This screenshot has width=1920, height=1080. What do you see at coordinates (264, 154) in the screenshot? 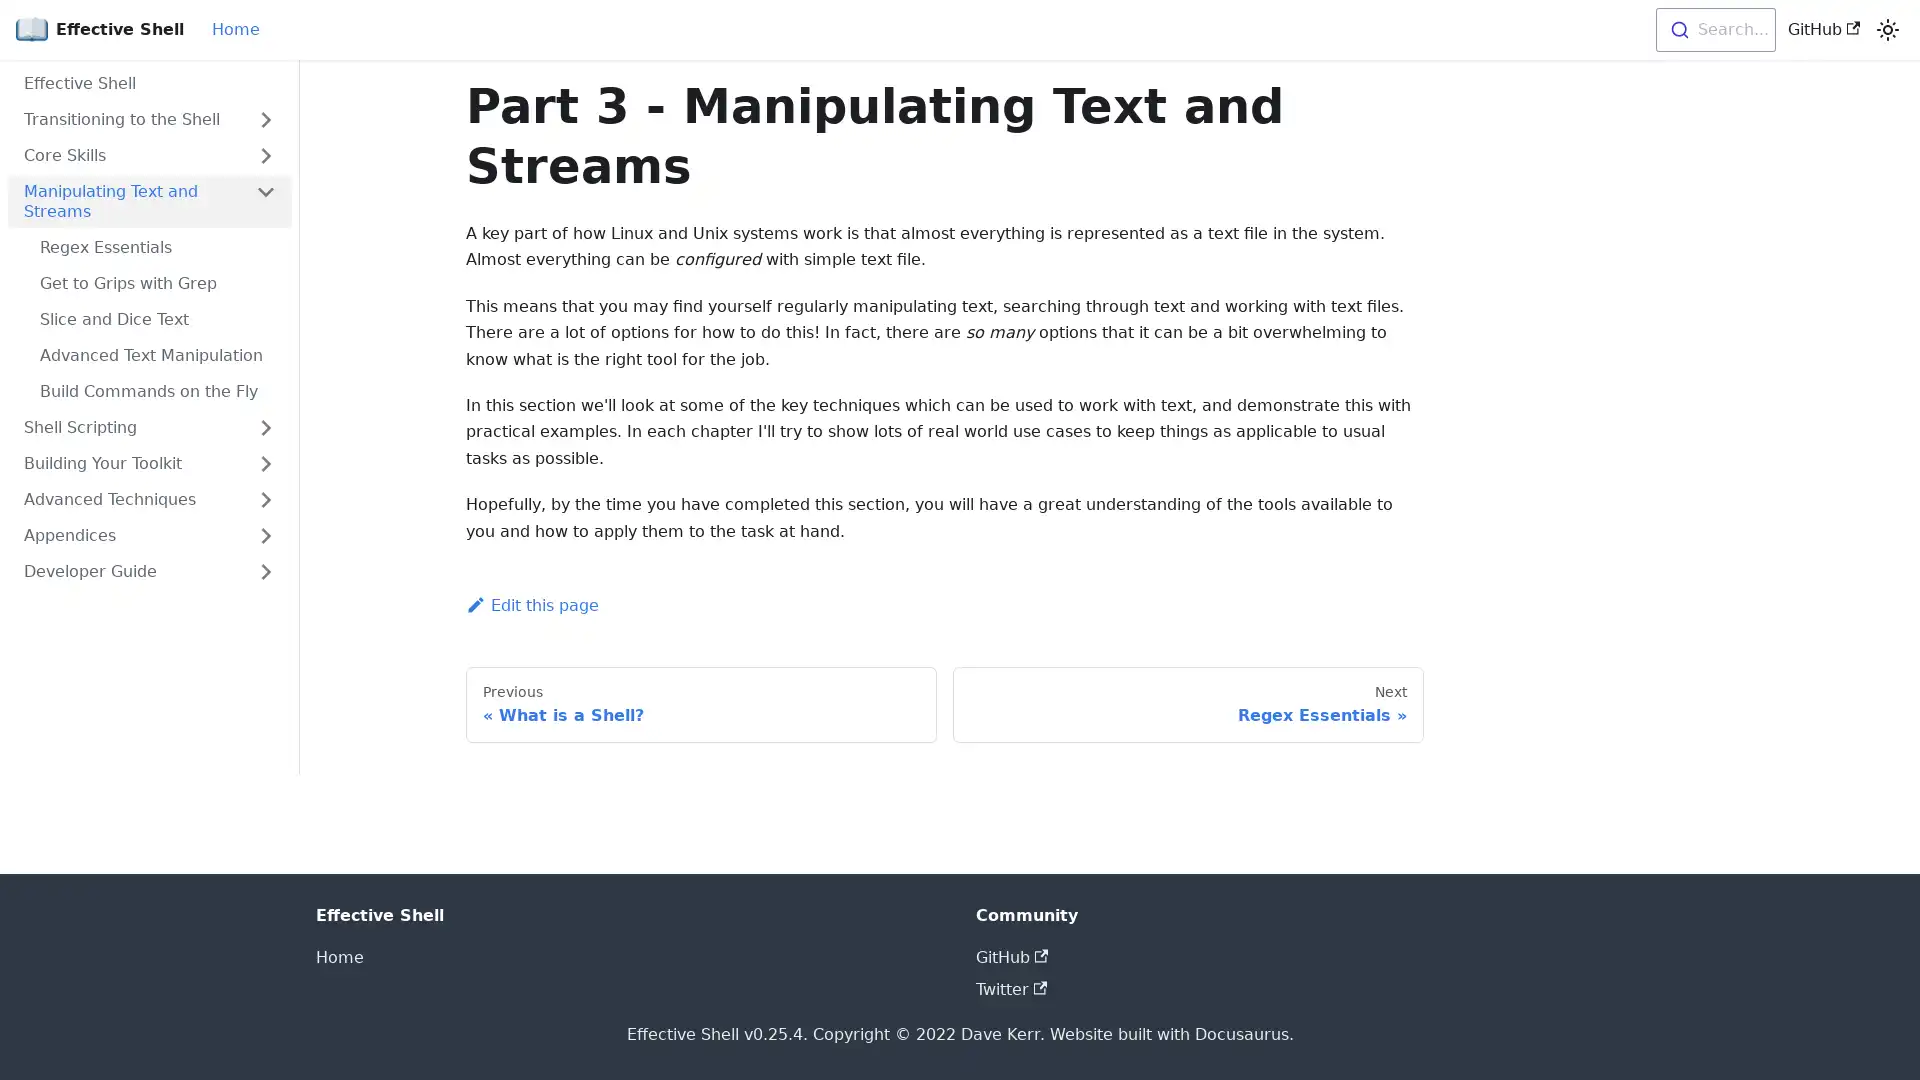
I see `Toggle the collapsible sidebar category 'Core Skills'` at bounding box center [264, 154].